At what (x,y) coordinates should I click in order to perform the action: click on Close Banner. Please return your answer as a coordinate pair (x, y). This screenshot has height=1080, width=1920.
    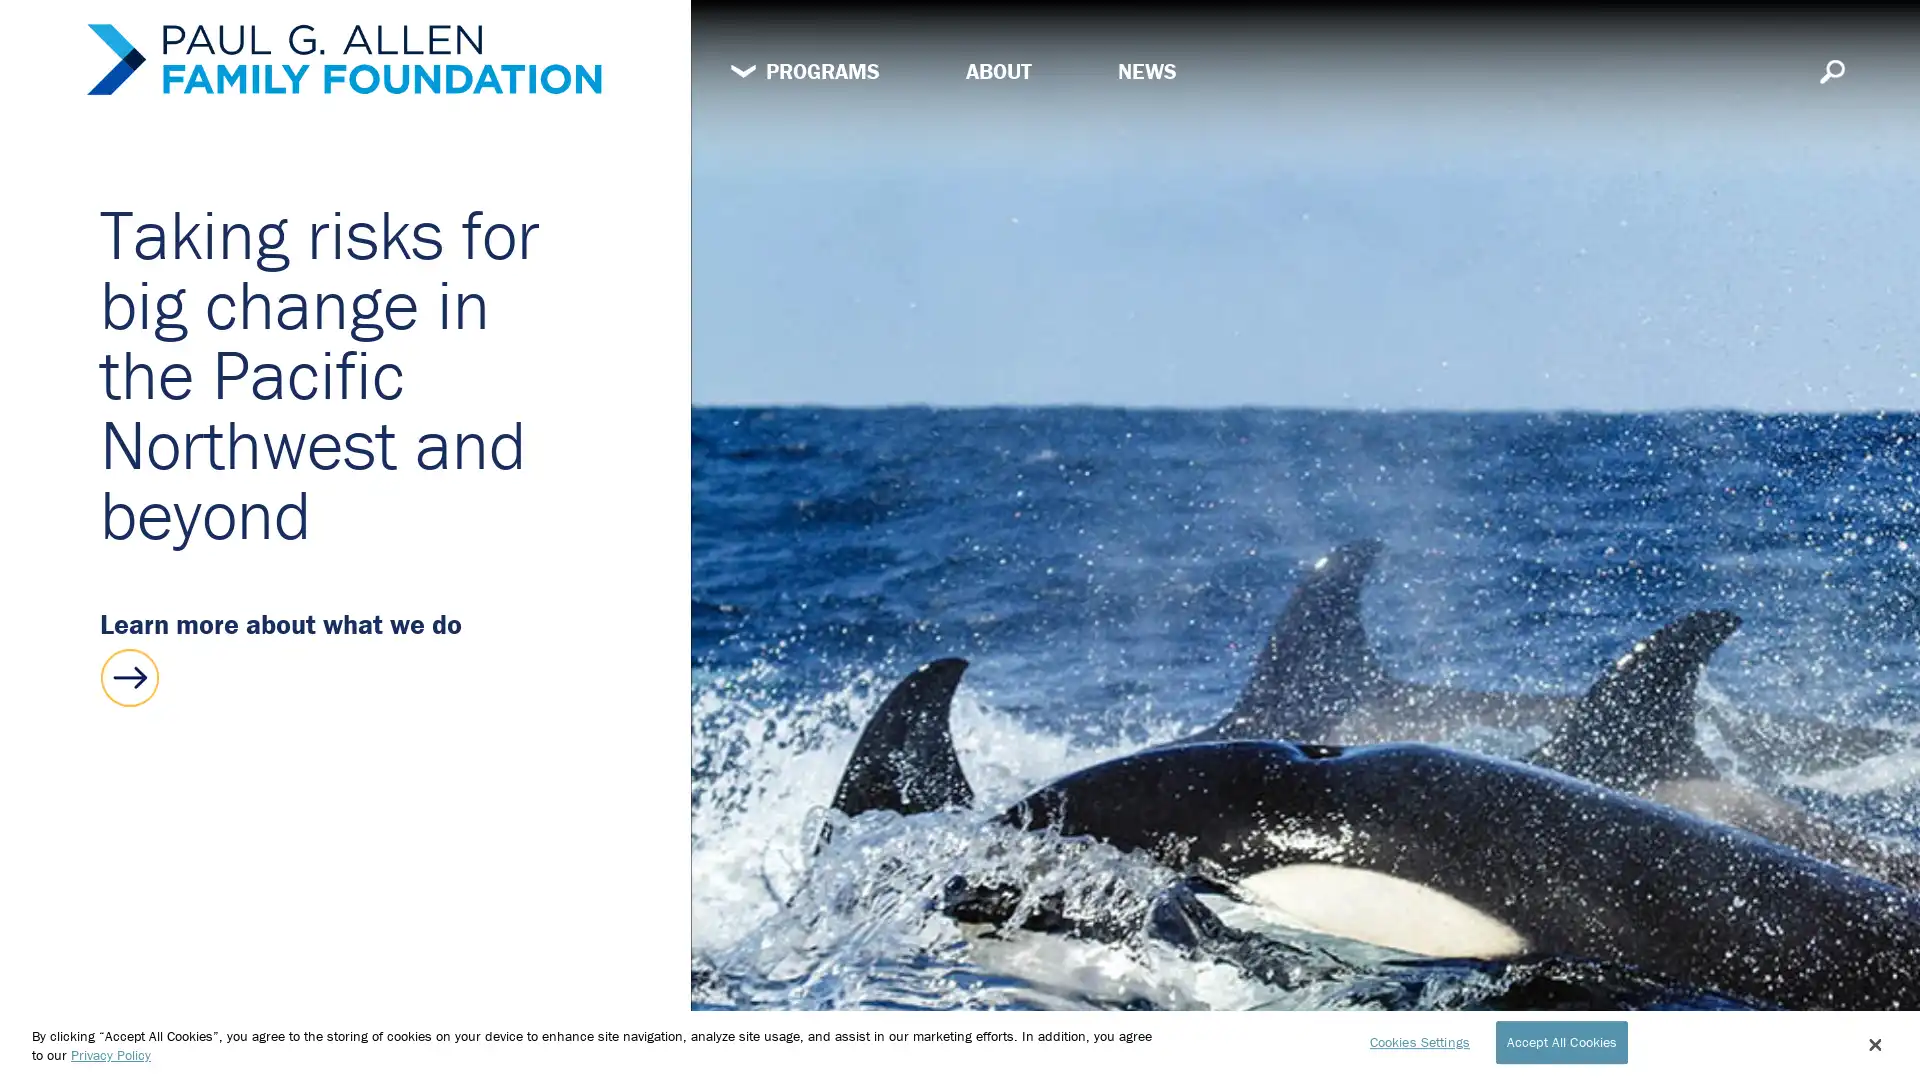
    Looking at the image, I should click on (1873, 1044).